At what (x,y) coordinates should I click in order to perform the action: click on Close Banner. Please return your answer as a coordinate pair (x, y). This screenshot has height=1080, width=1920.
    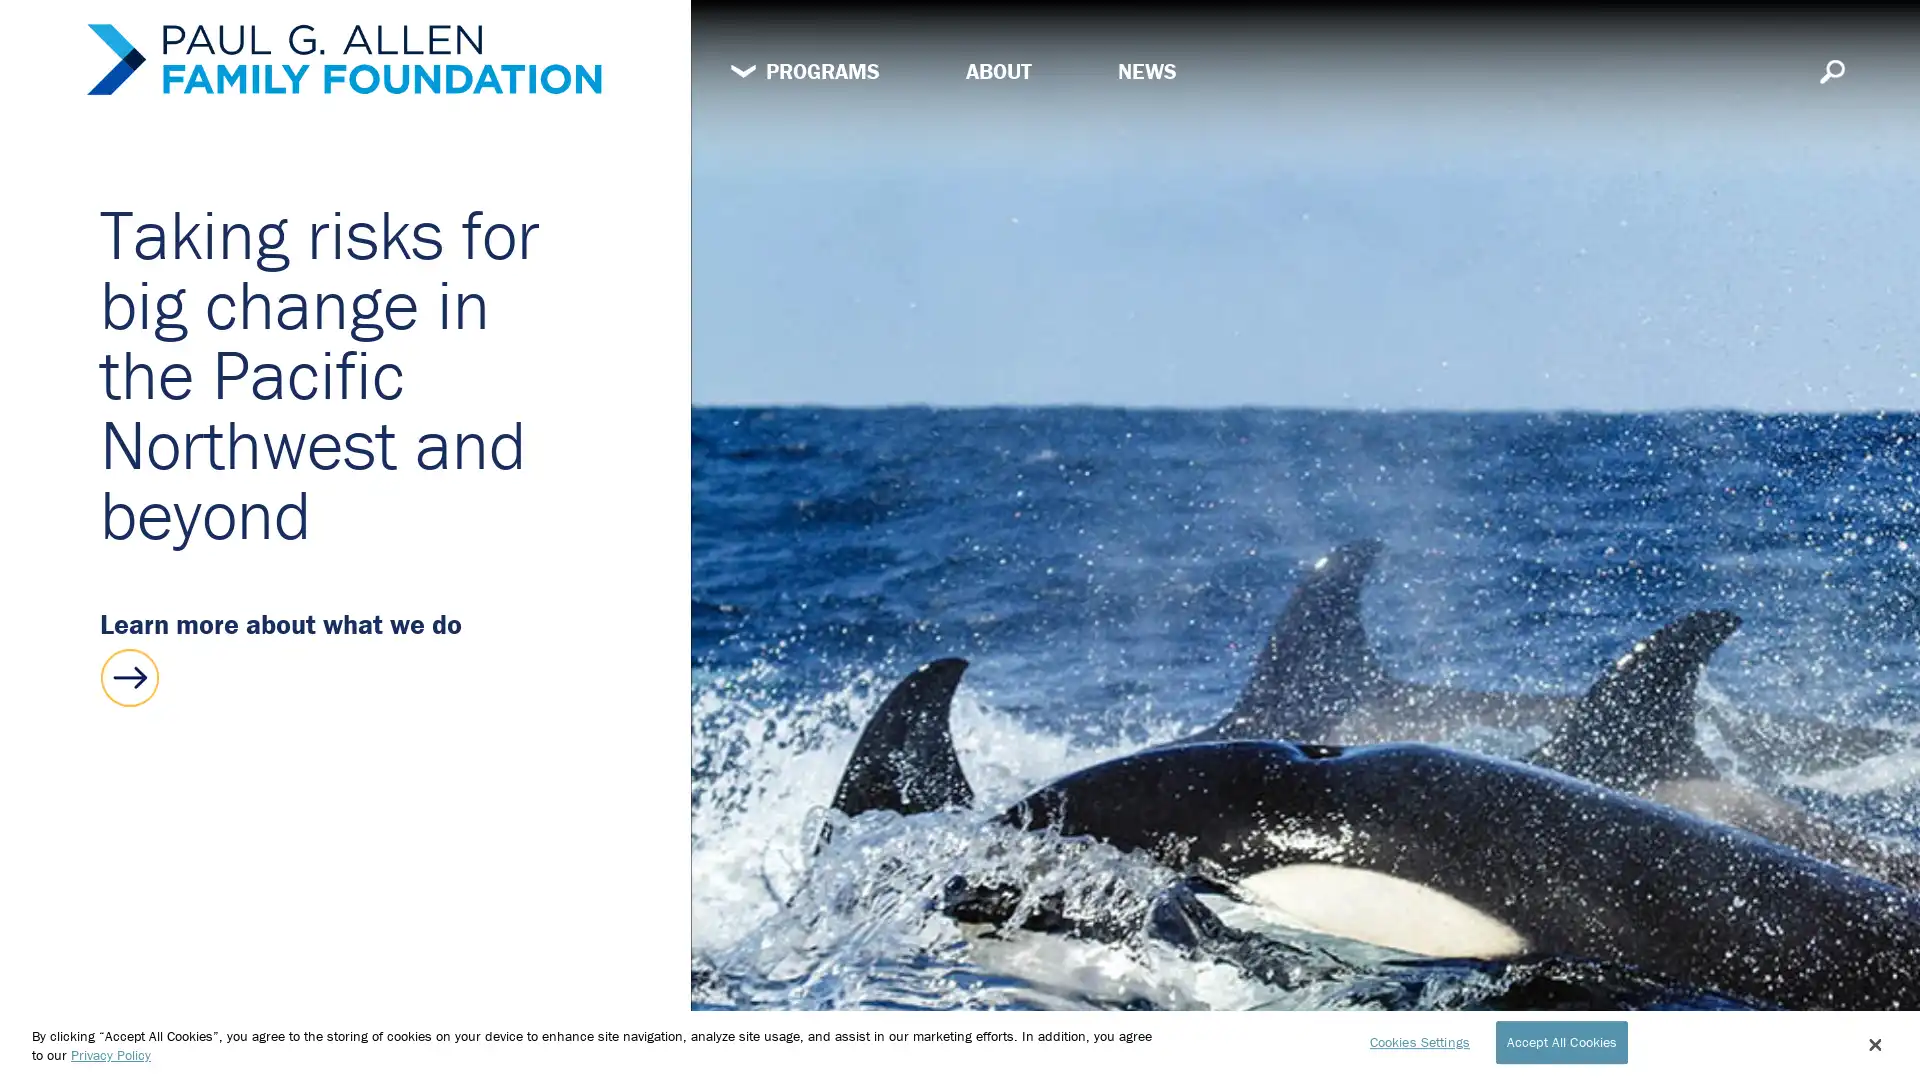
    Looking at the image, I should click on (1873, 1044).